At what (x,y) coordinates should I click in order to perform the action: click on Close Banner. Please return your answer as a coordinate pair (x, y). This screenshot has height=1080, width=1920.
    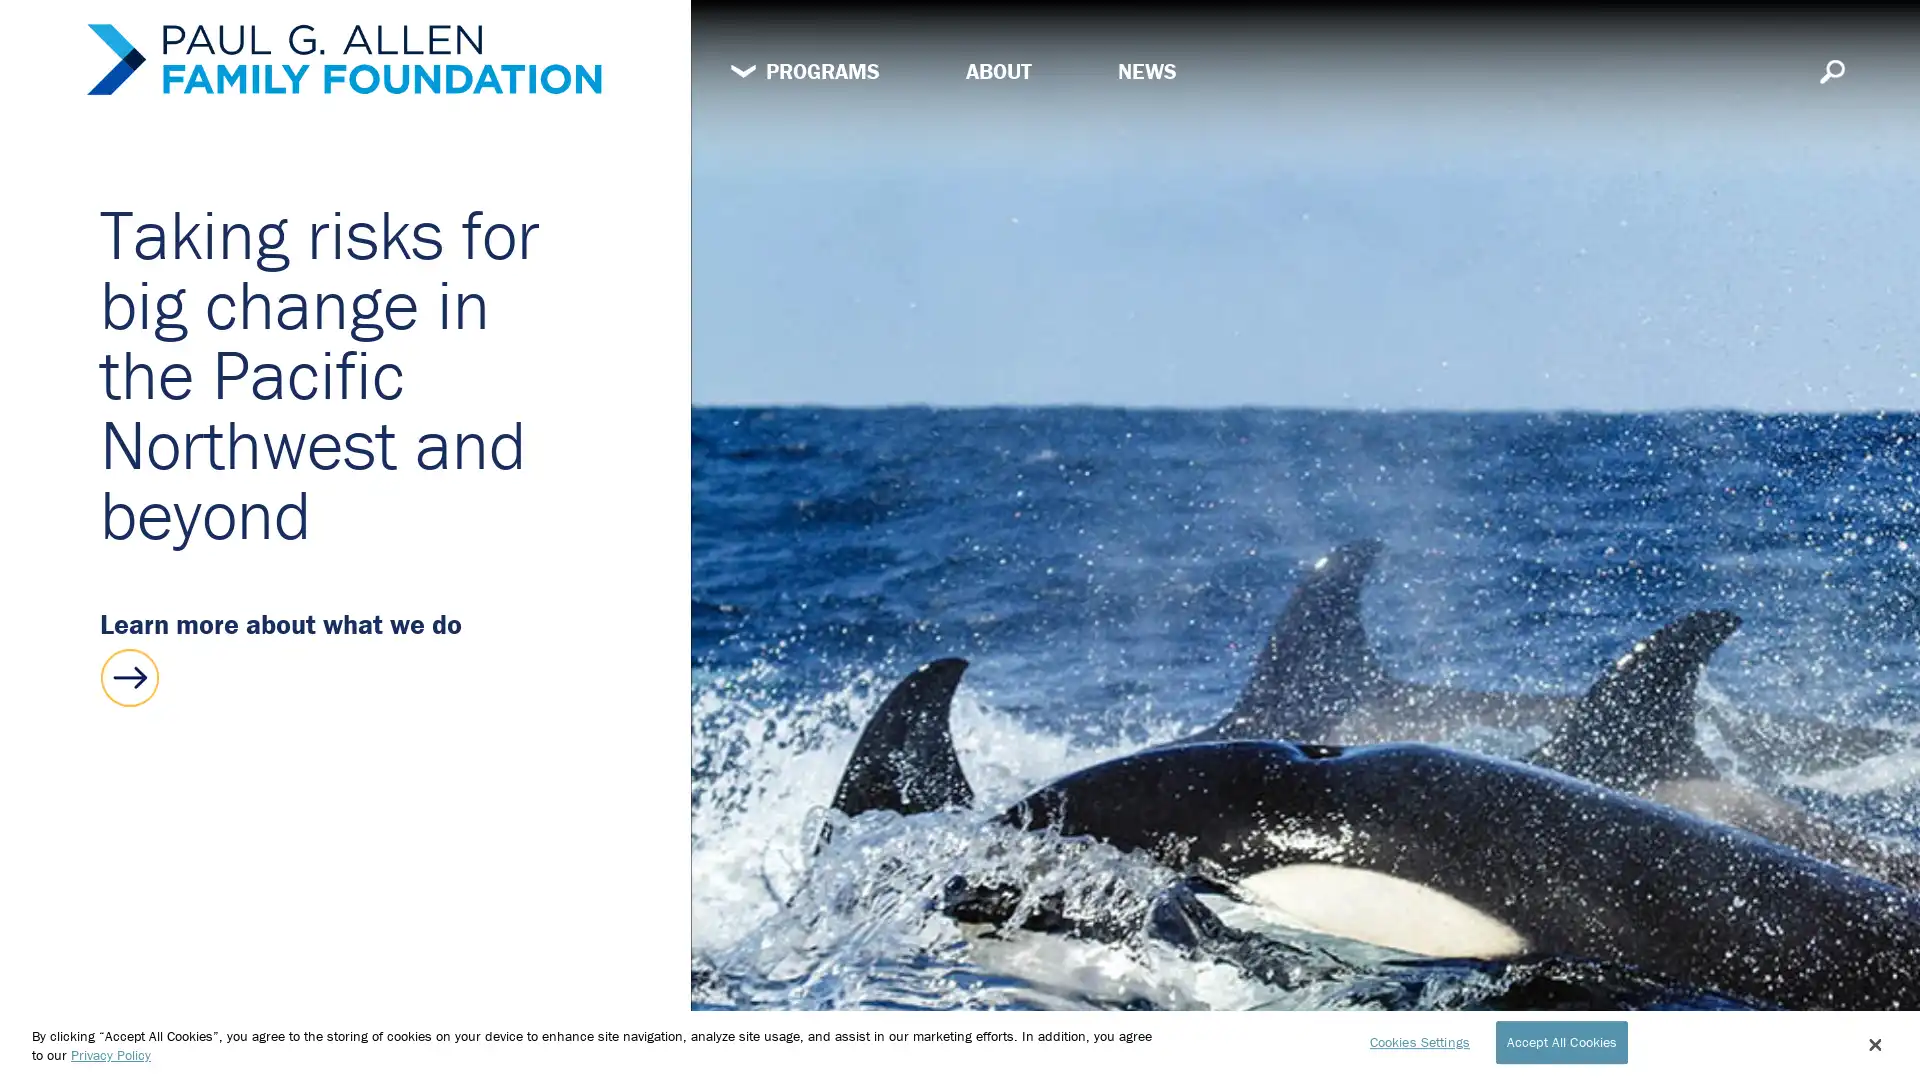
    Looking at the image, I should click on (1873, 1044).